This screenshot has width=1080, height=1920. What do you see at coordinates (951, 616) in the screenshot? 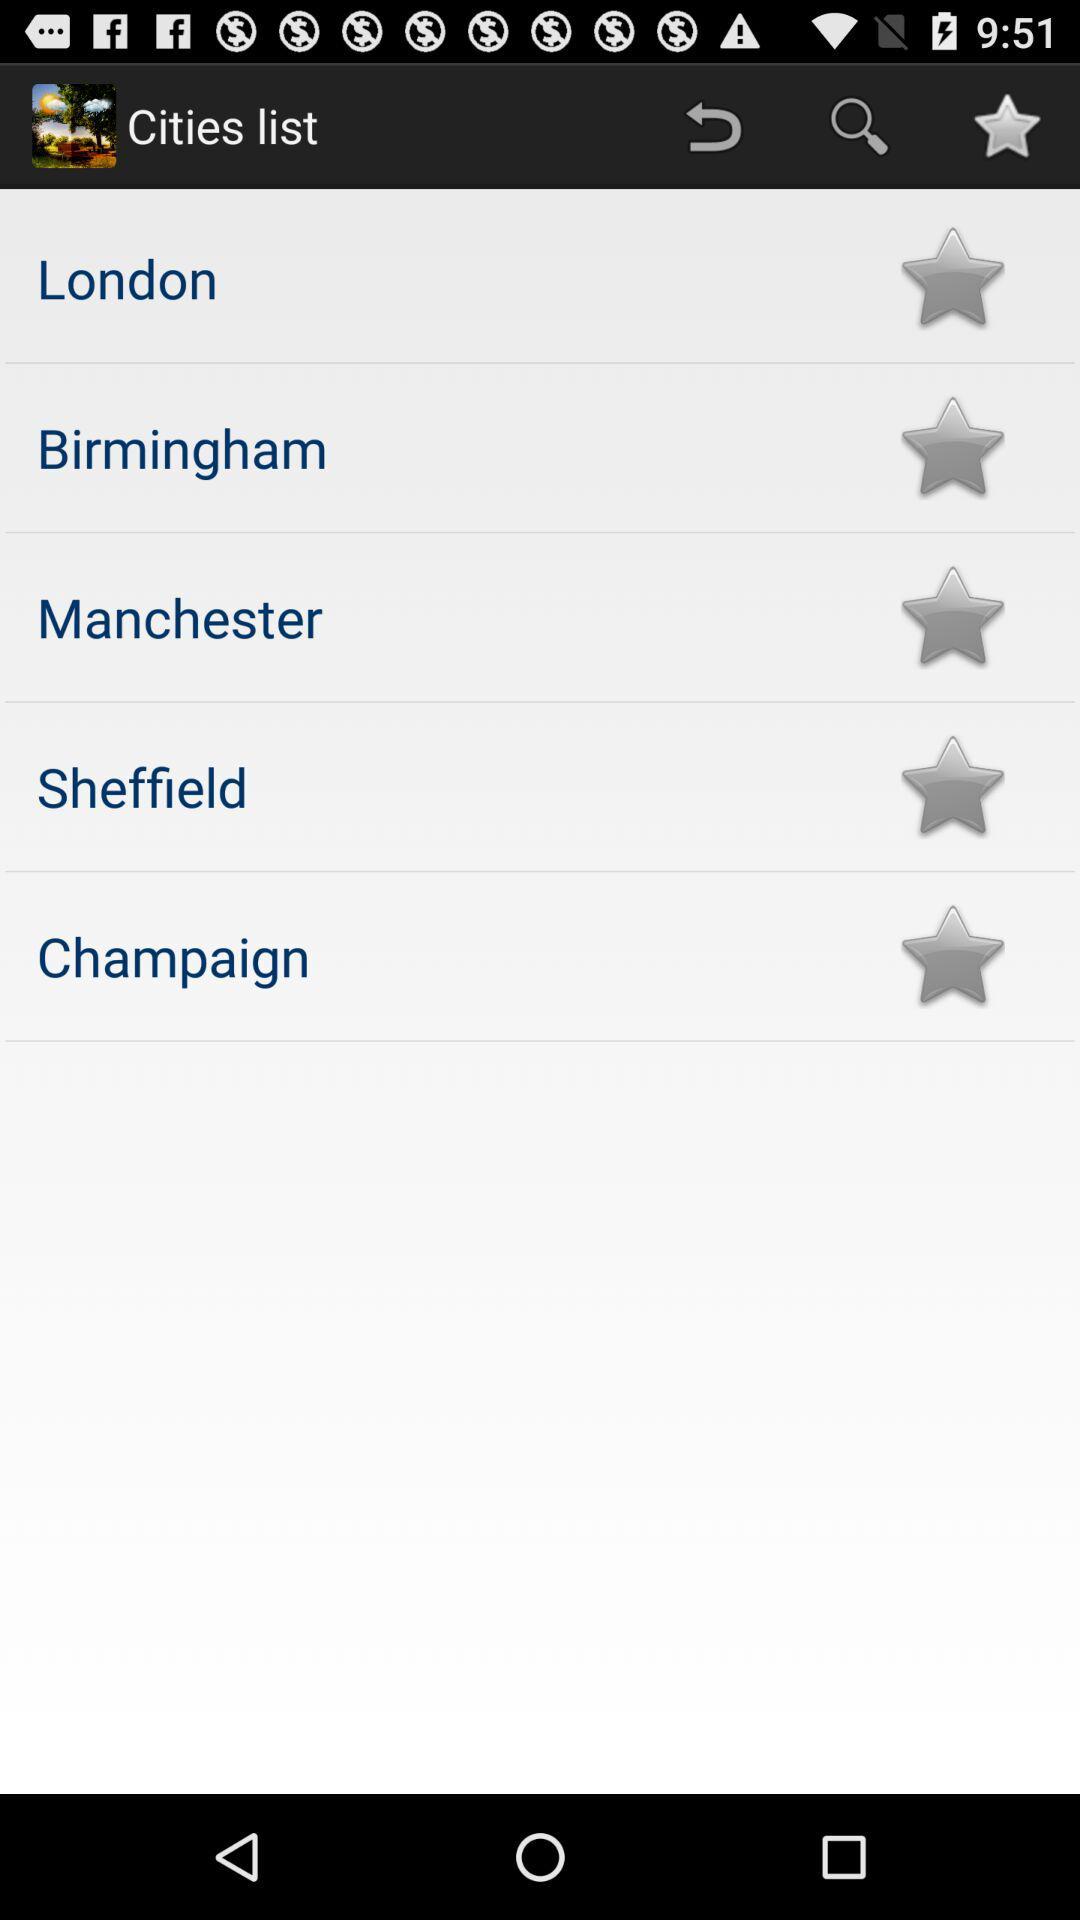
I see `bookmark city` at bounding box center [951, 616].